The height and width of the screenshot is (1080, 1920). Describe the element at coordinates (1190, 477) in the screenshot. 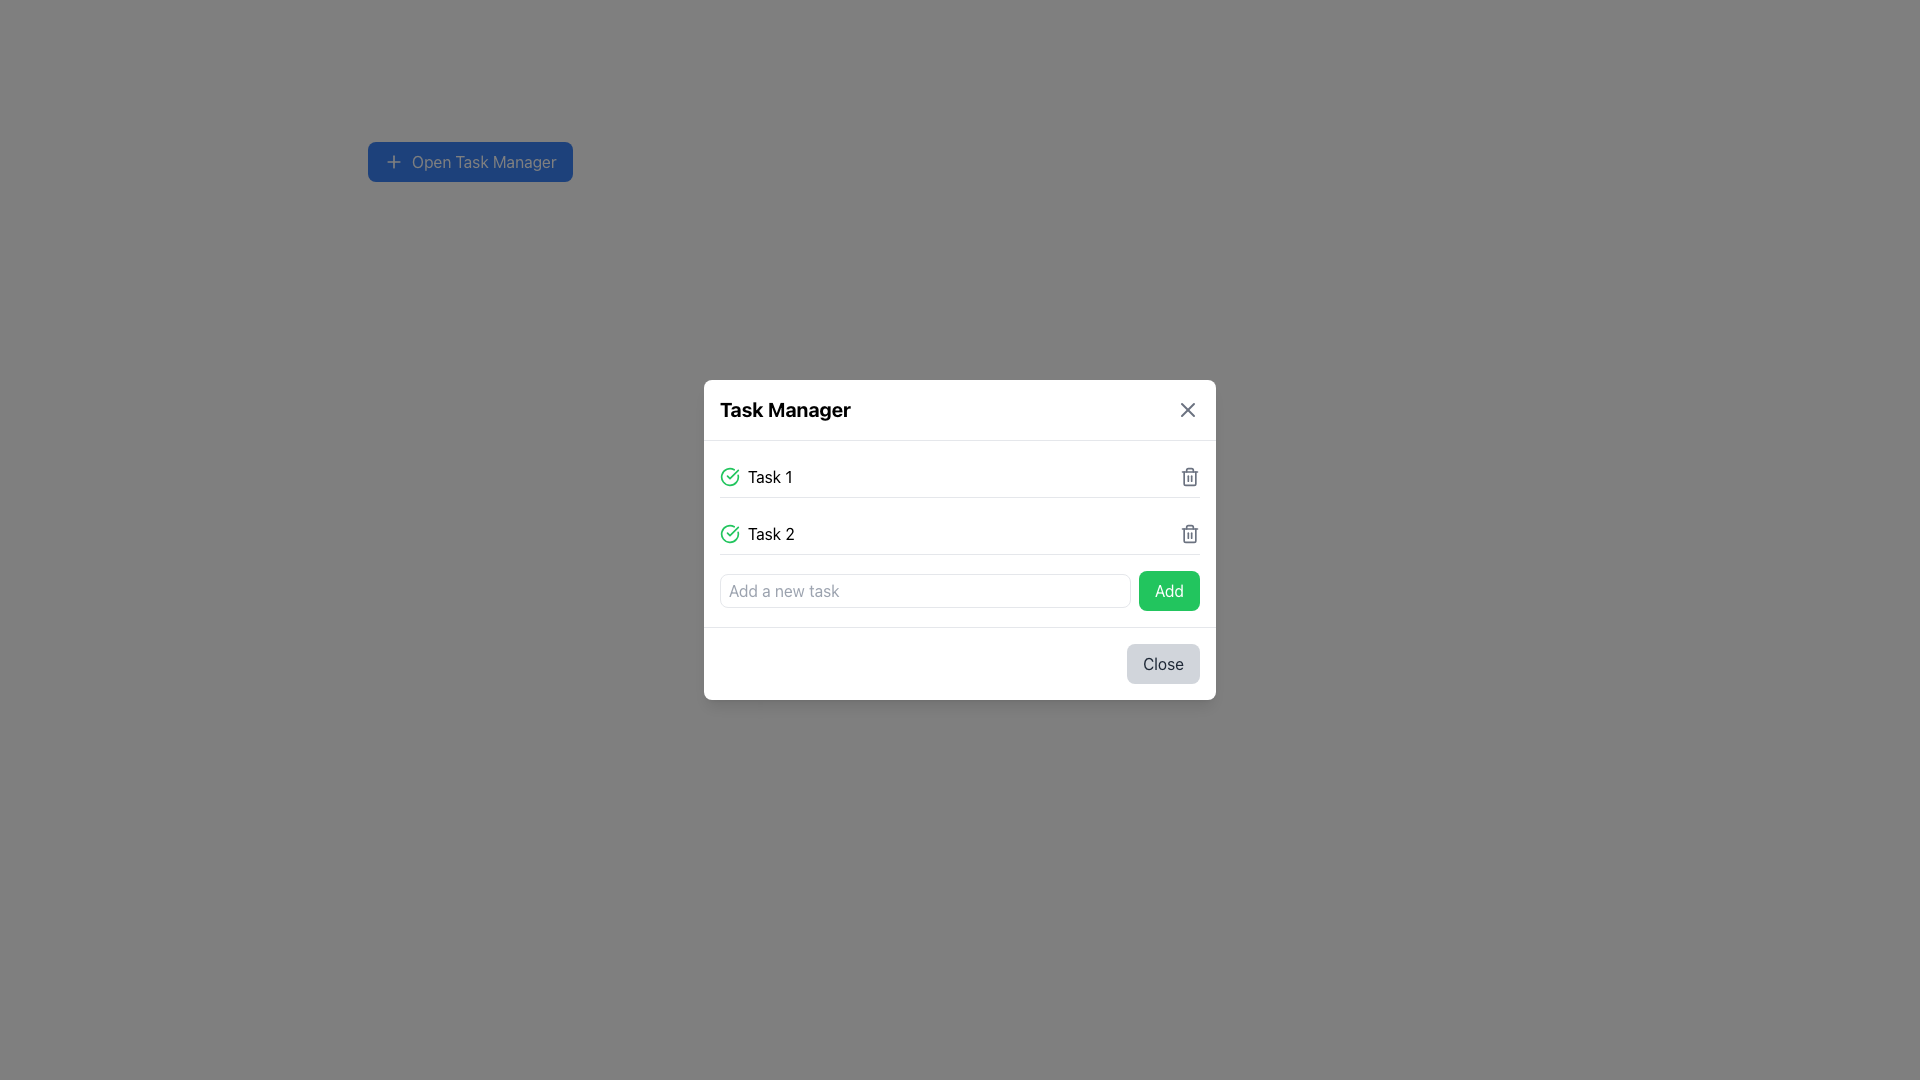

I see `the delete button with a trash bin icon located at the far-right end of the 'Task 1' row in the task manager interface` at that location.